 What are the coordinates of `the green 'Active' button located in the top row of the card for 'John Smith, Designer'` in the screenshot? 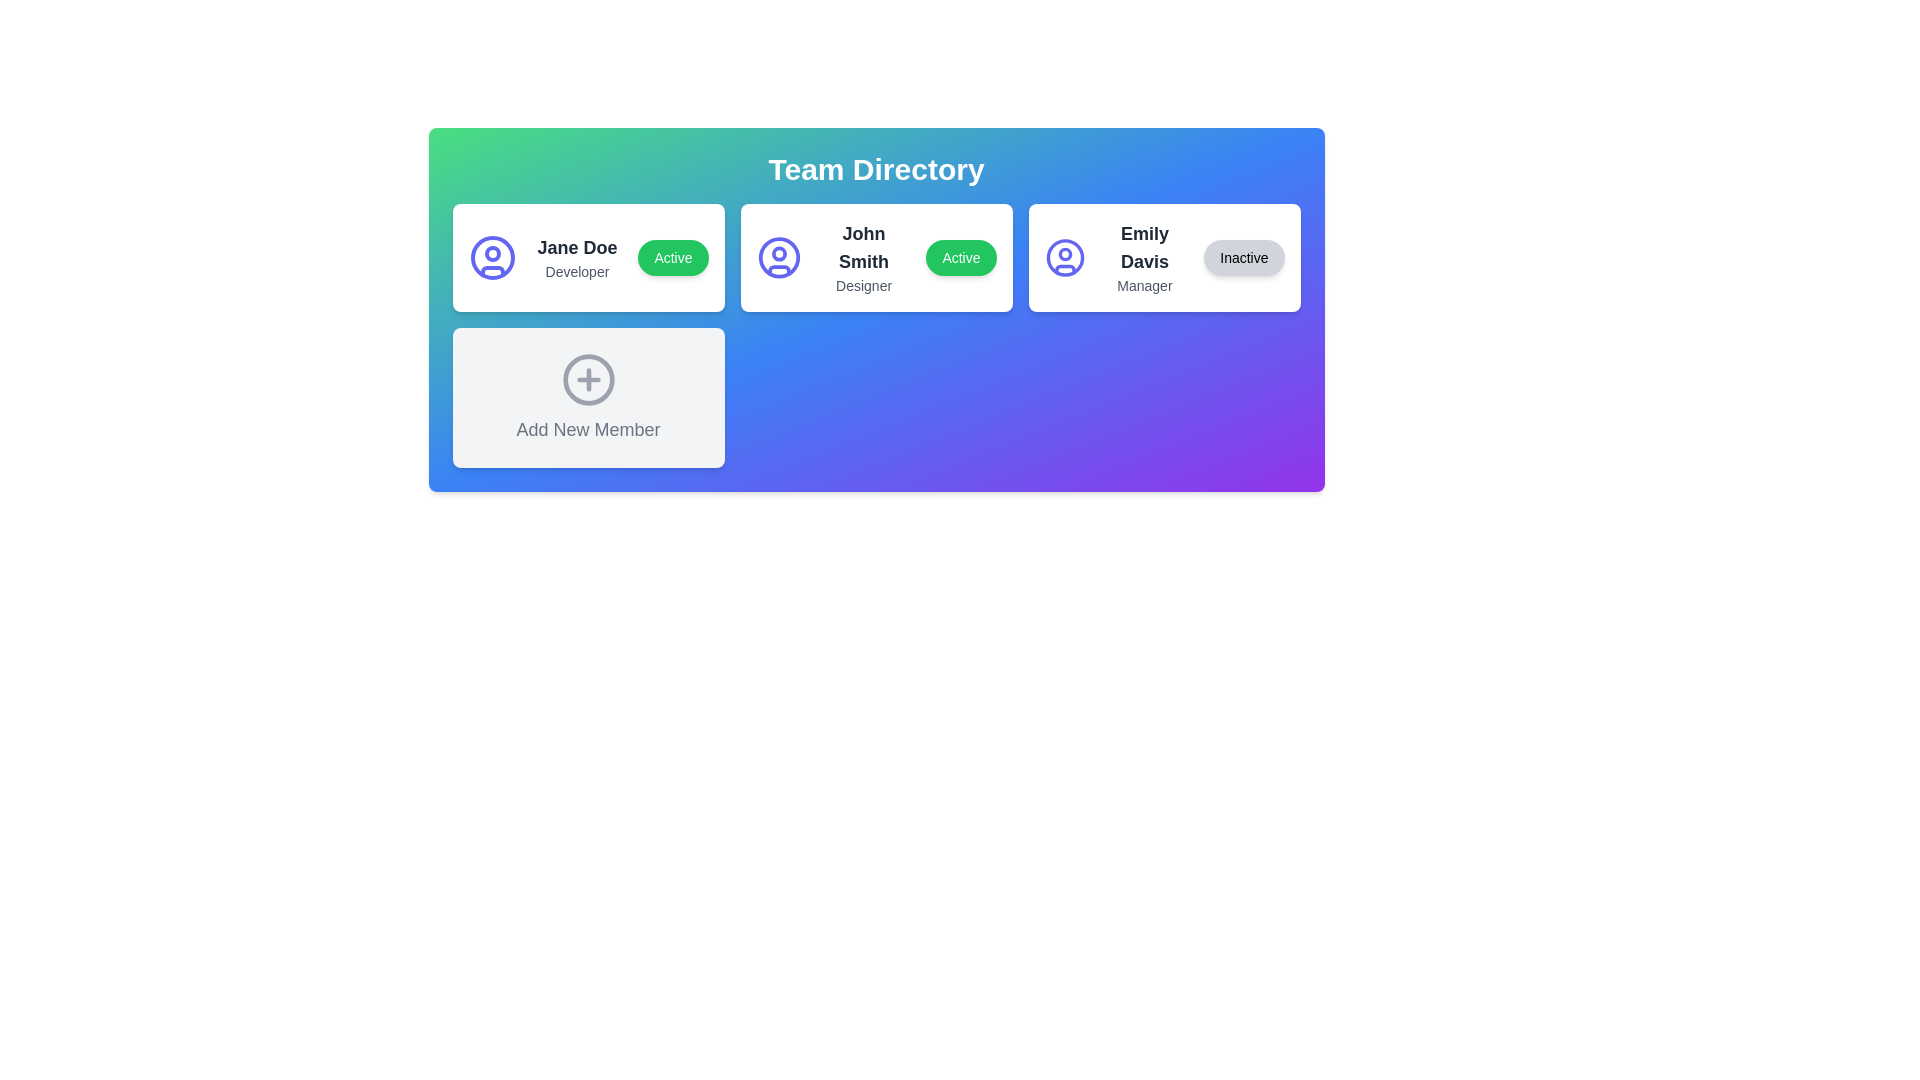 It's located at (961, 257).